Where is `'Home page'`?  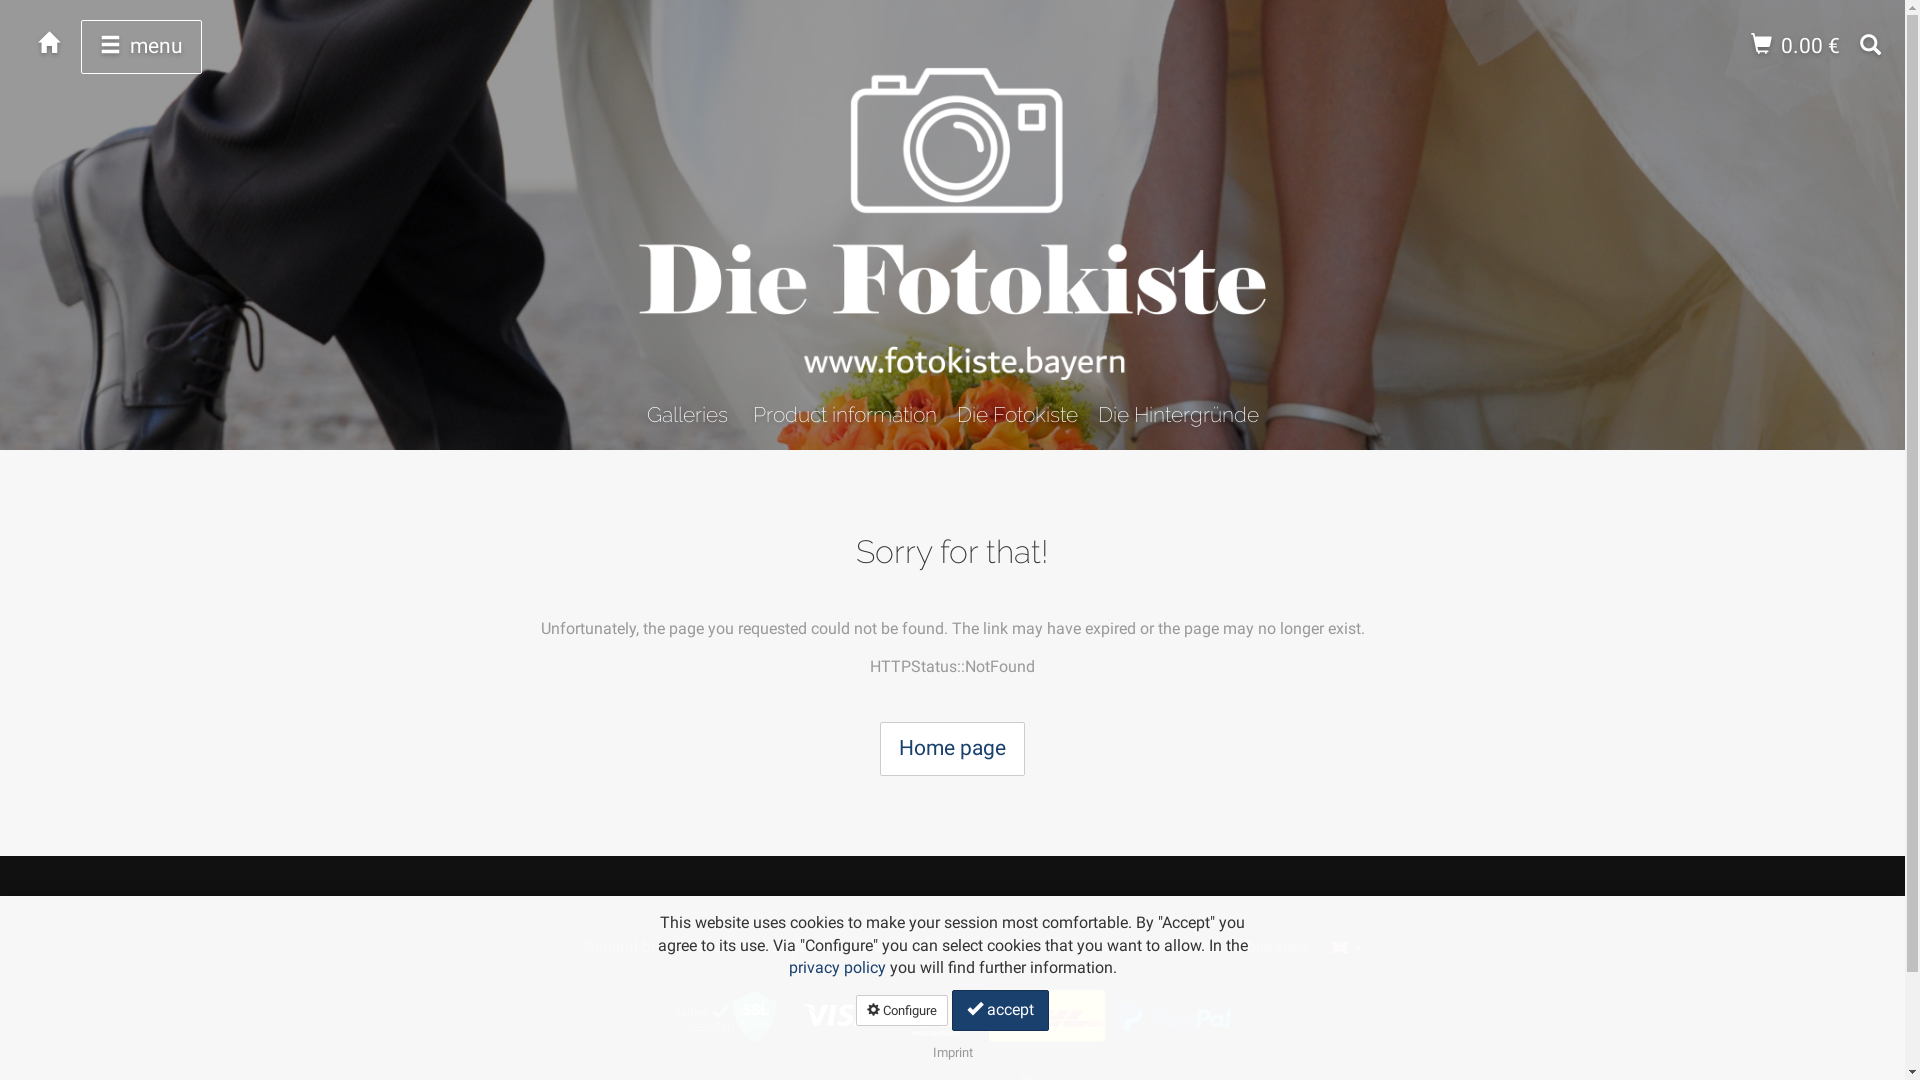 'Home page' is located at coordinates (951, 748).